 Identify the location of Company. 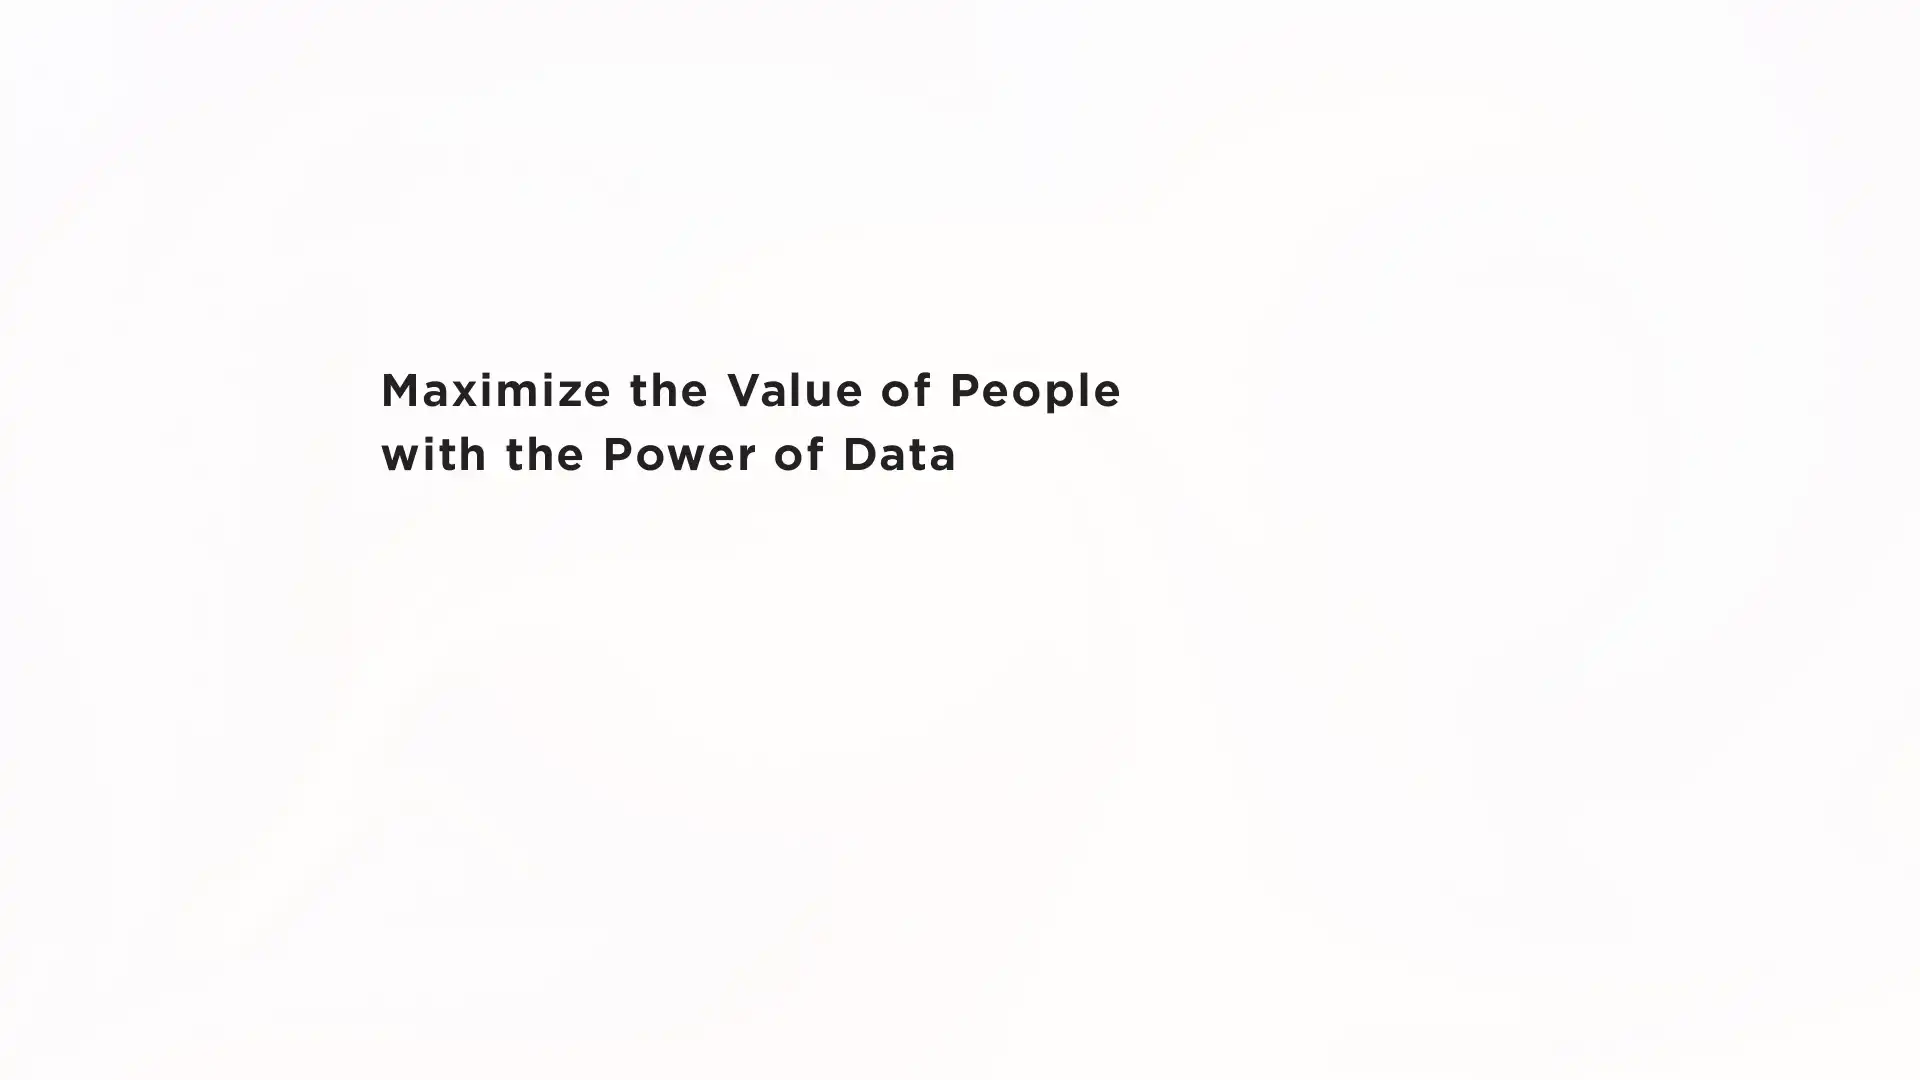
(710, 73).